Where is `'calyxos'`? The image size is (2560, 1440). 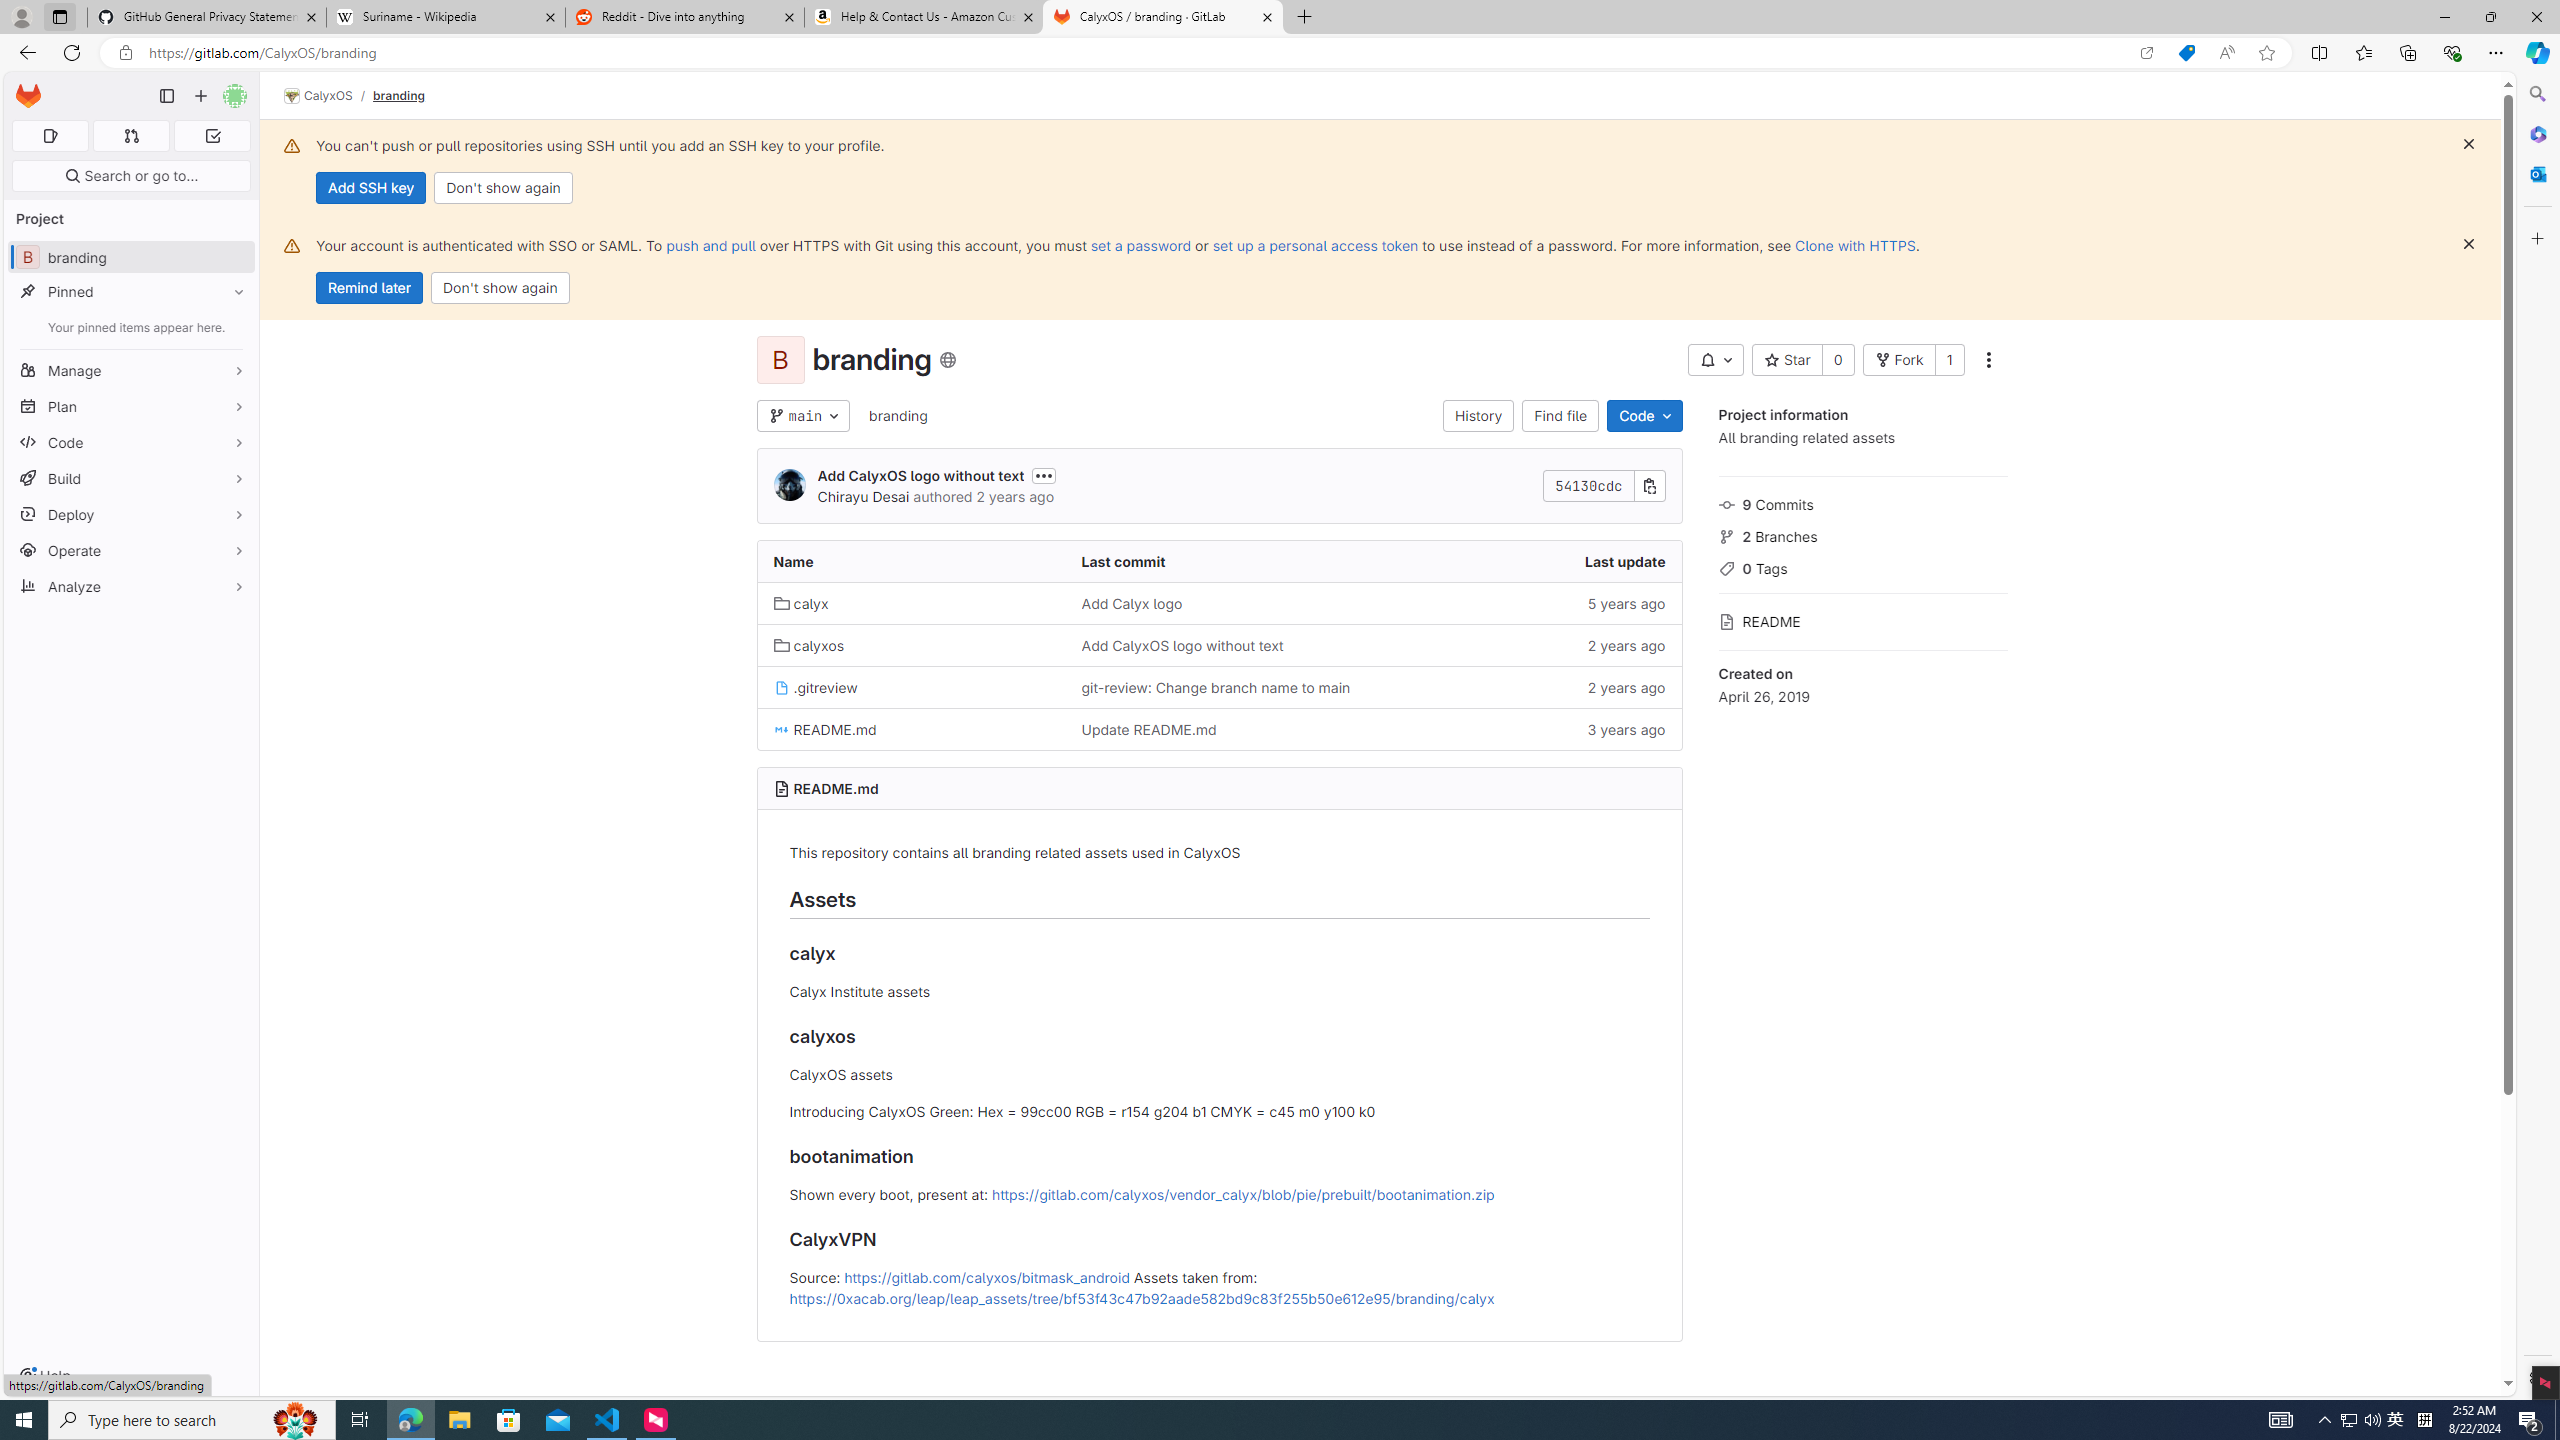 'calyxos' is located at coordinates (807, 644).